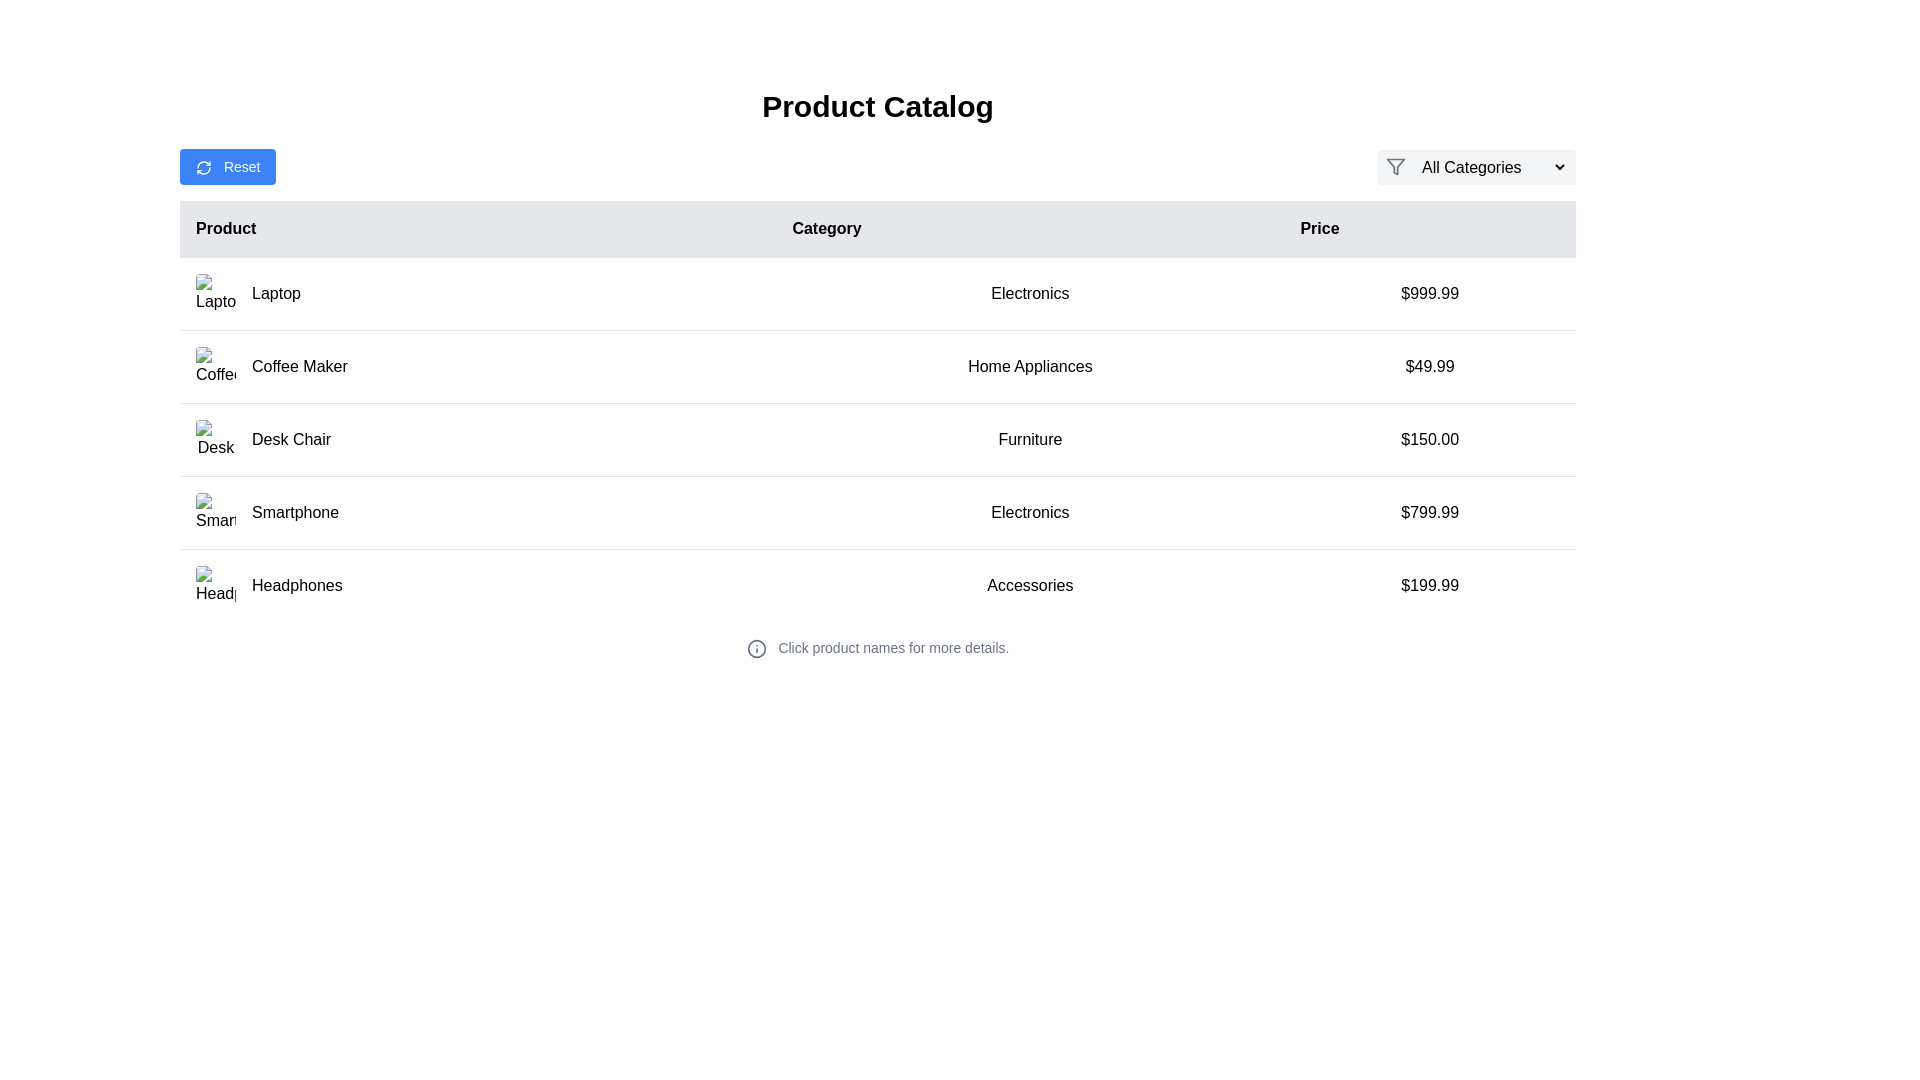  Describe the element at coordinates (1429, 512) in the screenshot. I see `the price label displaying '$799.99' located in the fourth row under the 'Price' column for the product 'Smartphone' in the 'Electronics' category` at that location.